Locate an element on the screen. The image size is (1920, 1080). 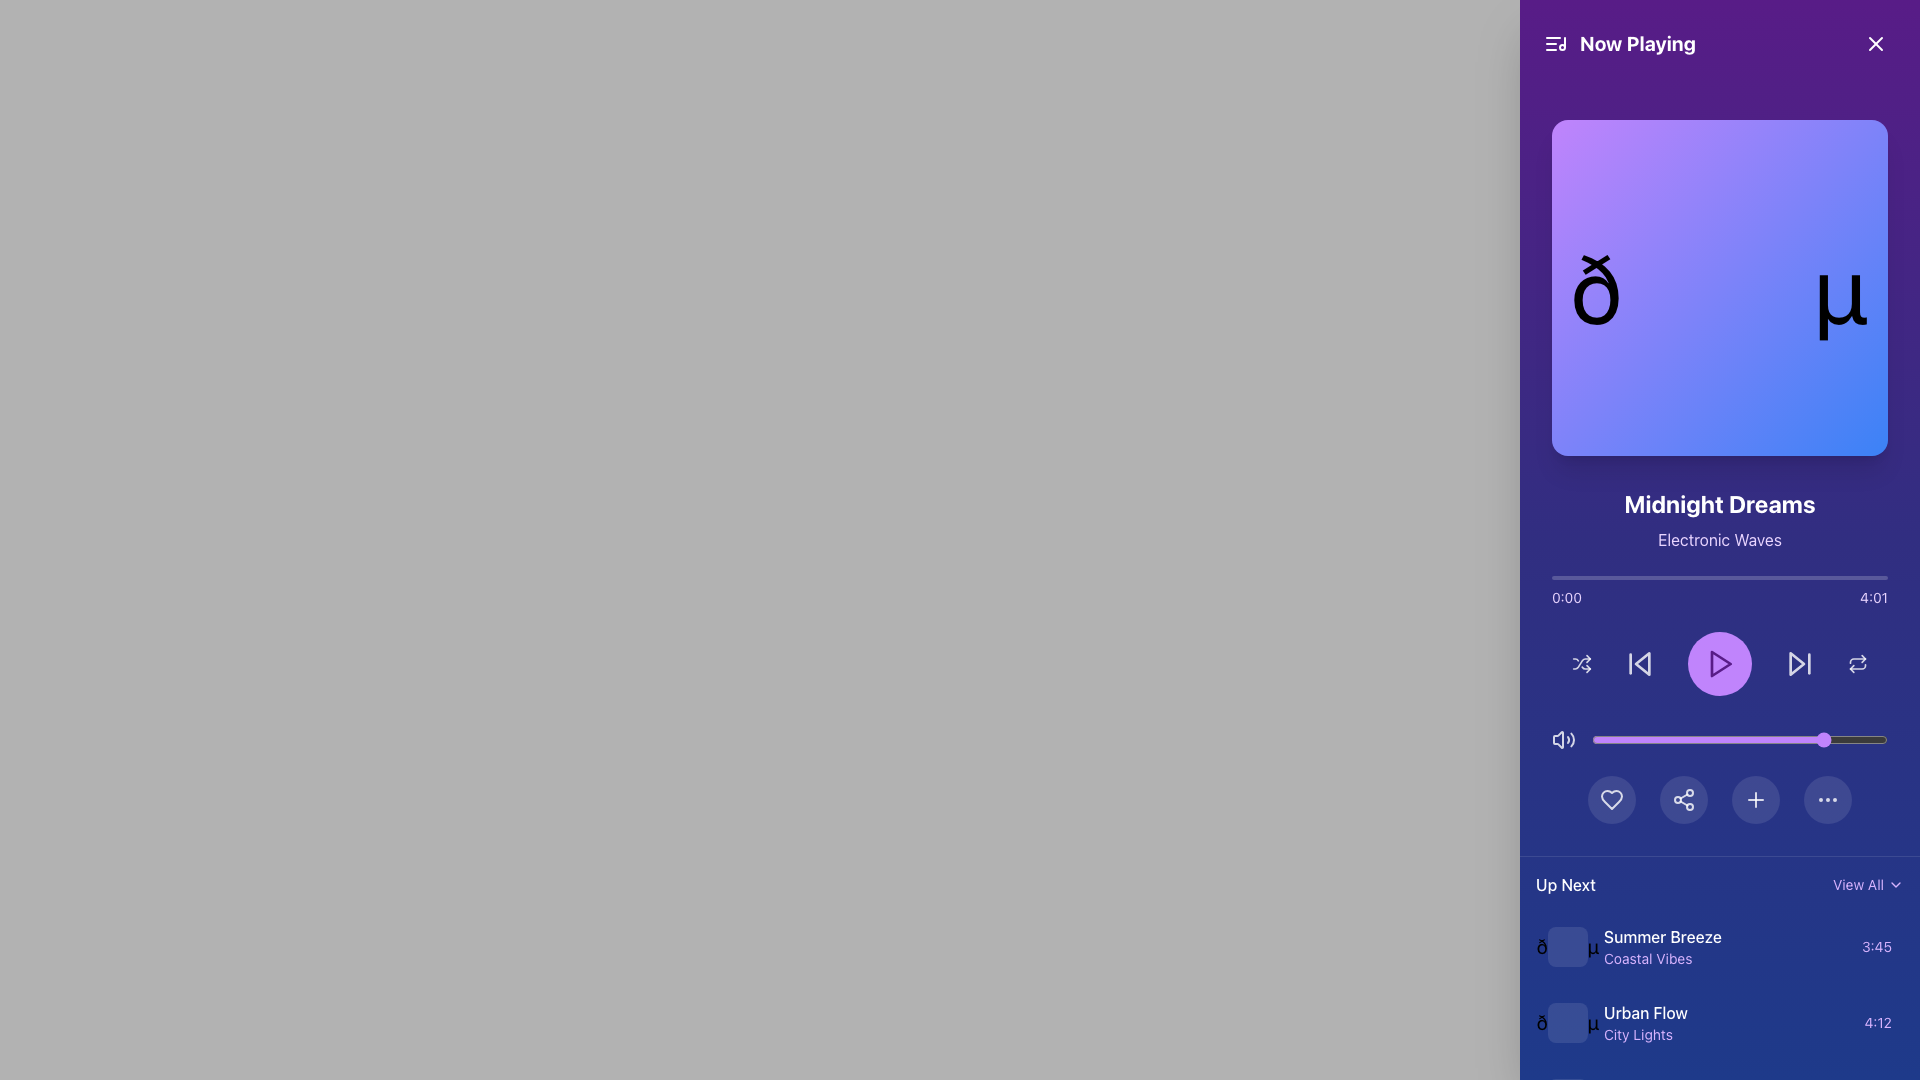
the Ellipsis button, which is located at the bottom right of the control panel is located at coordinates (1828, 798).